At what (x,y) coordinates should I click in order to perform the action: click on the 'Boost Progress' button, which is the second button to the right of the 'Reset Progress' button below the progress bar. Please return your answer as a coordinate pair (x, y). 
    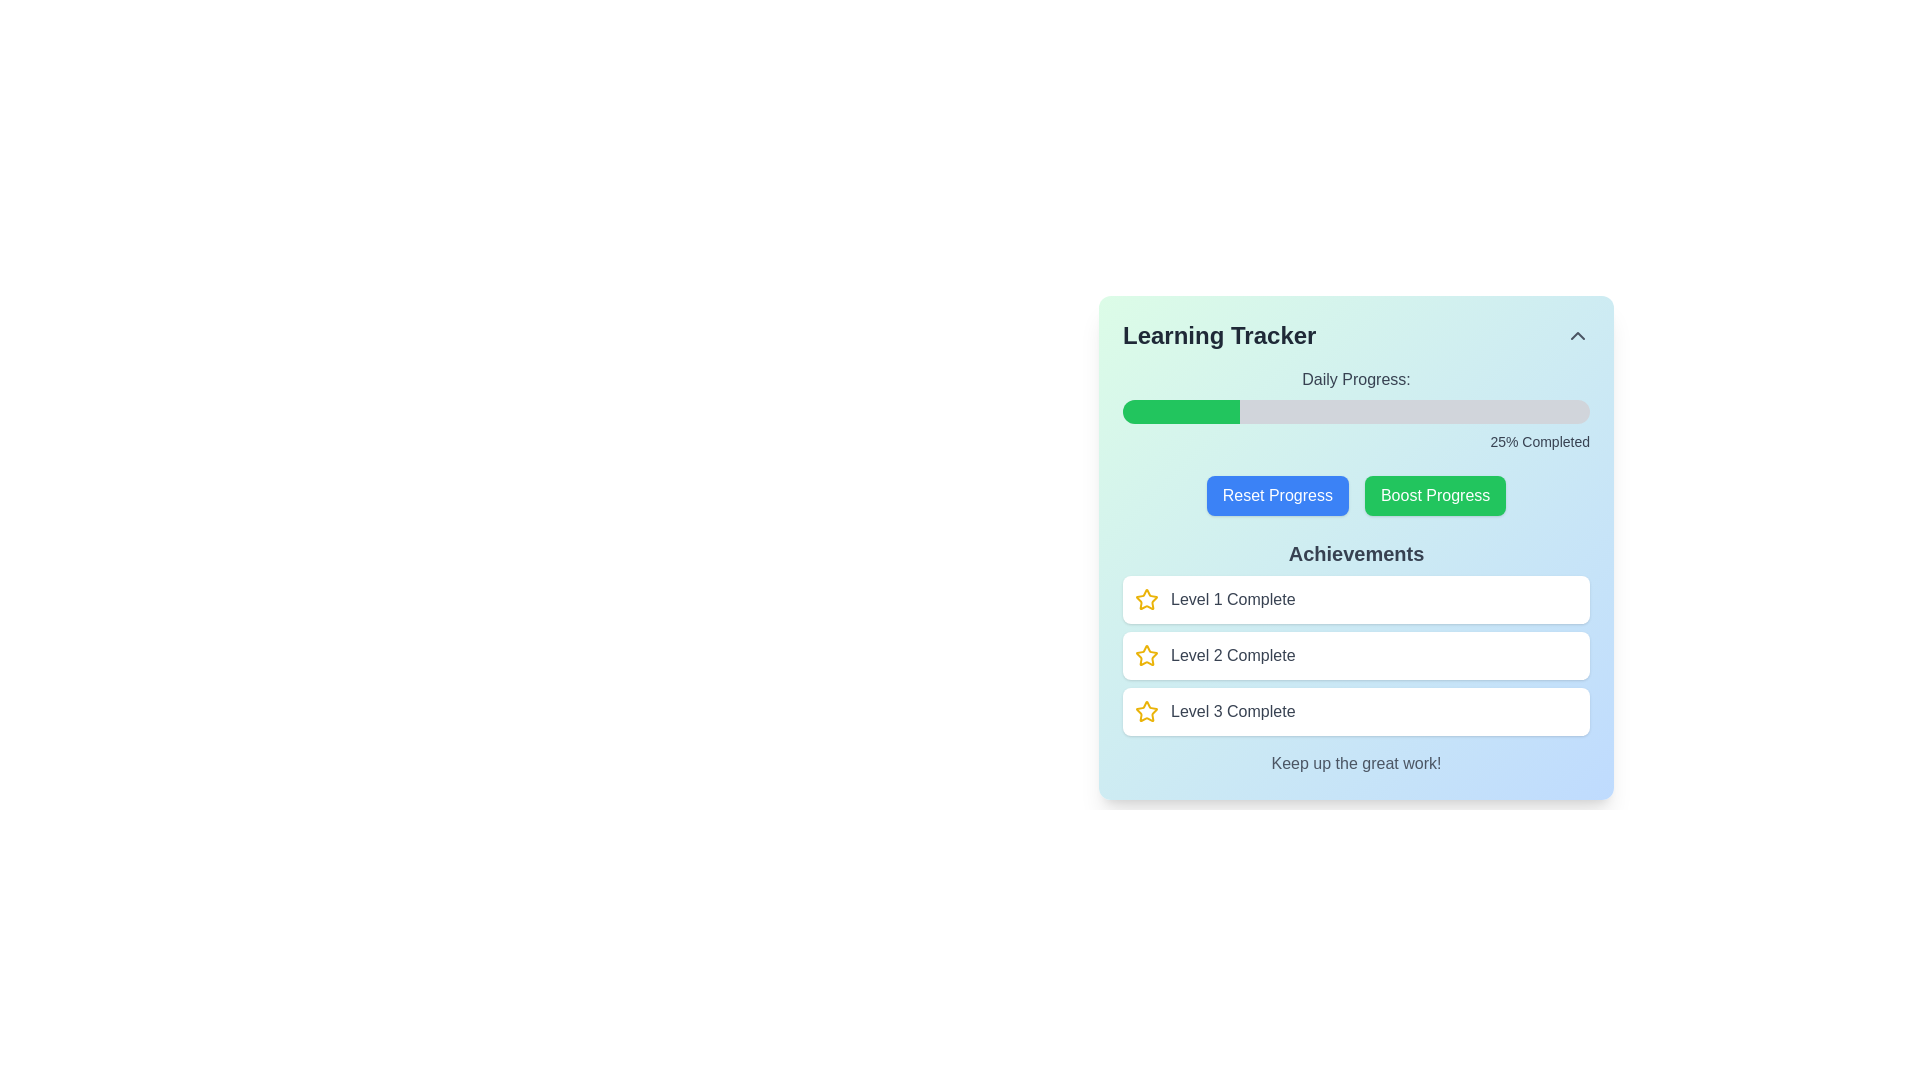
    Looking at the image, I should click on (1434, 495).